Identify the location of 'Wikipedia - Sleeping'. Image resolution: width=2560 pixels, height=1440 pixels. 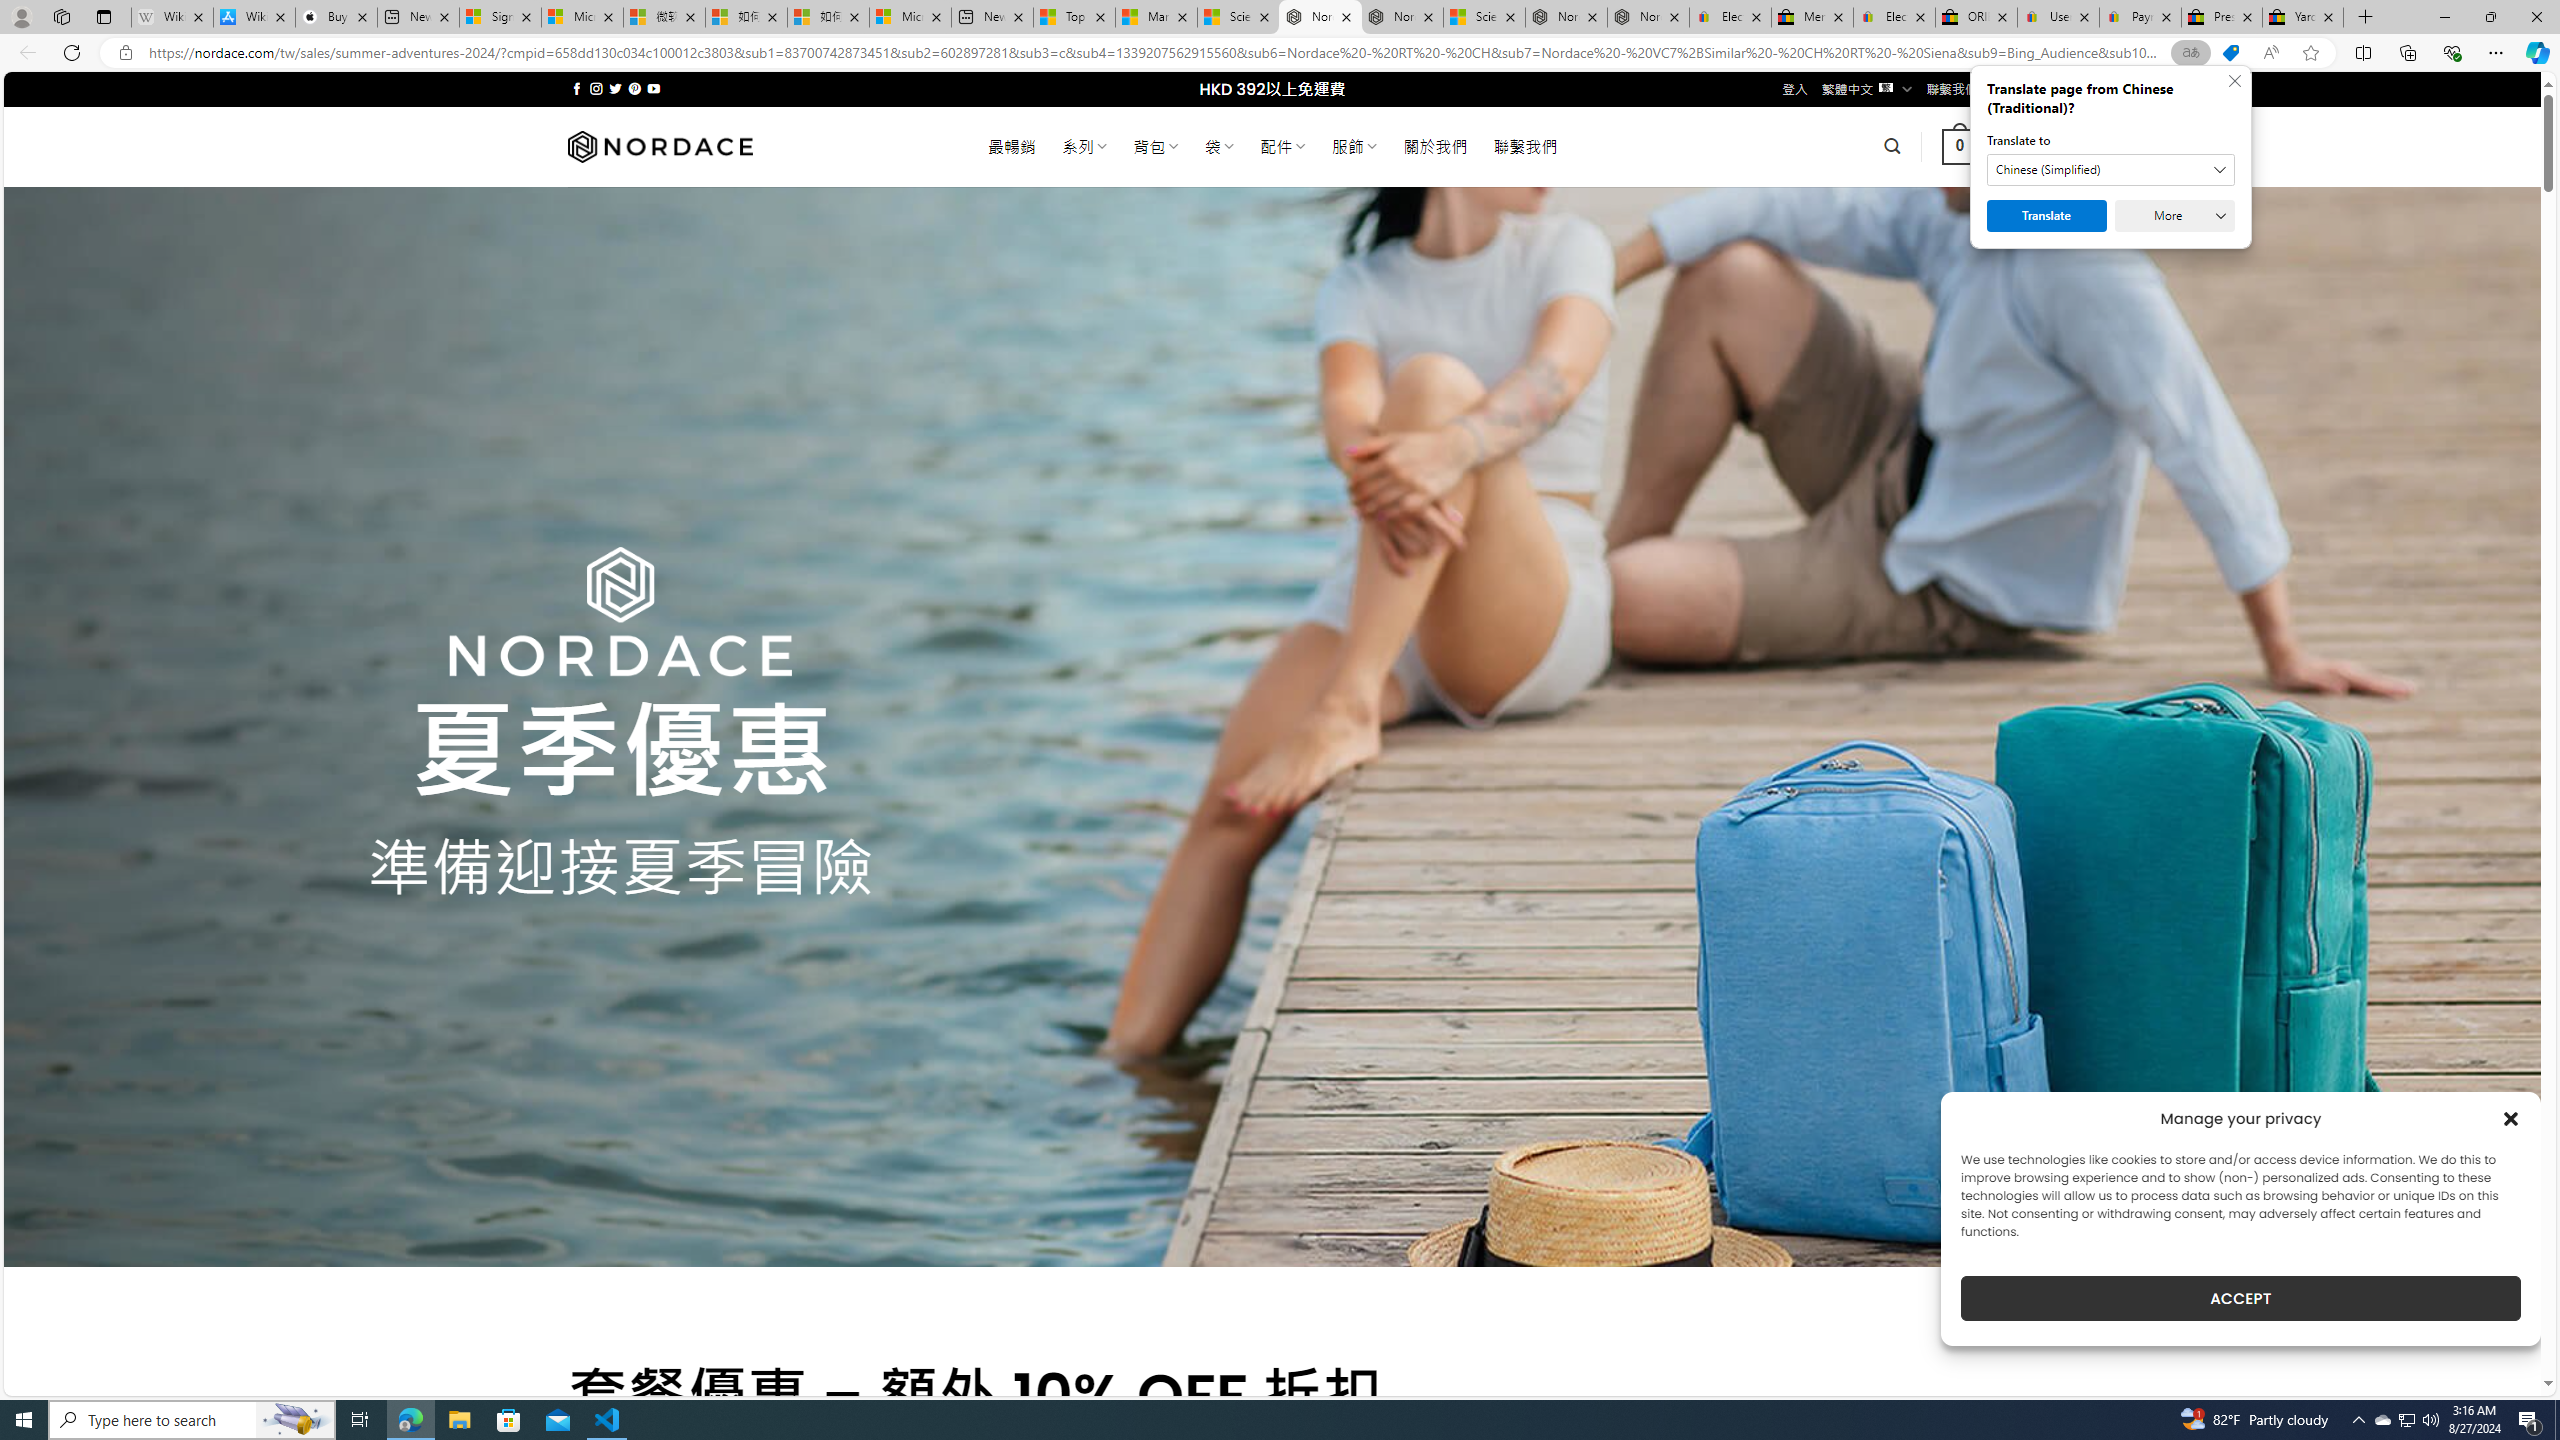
(171, 16).